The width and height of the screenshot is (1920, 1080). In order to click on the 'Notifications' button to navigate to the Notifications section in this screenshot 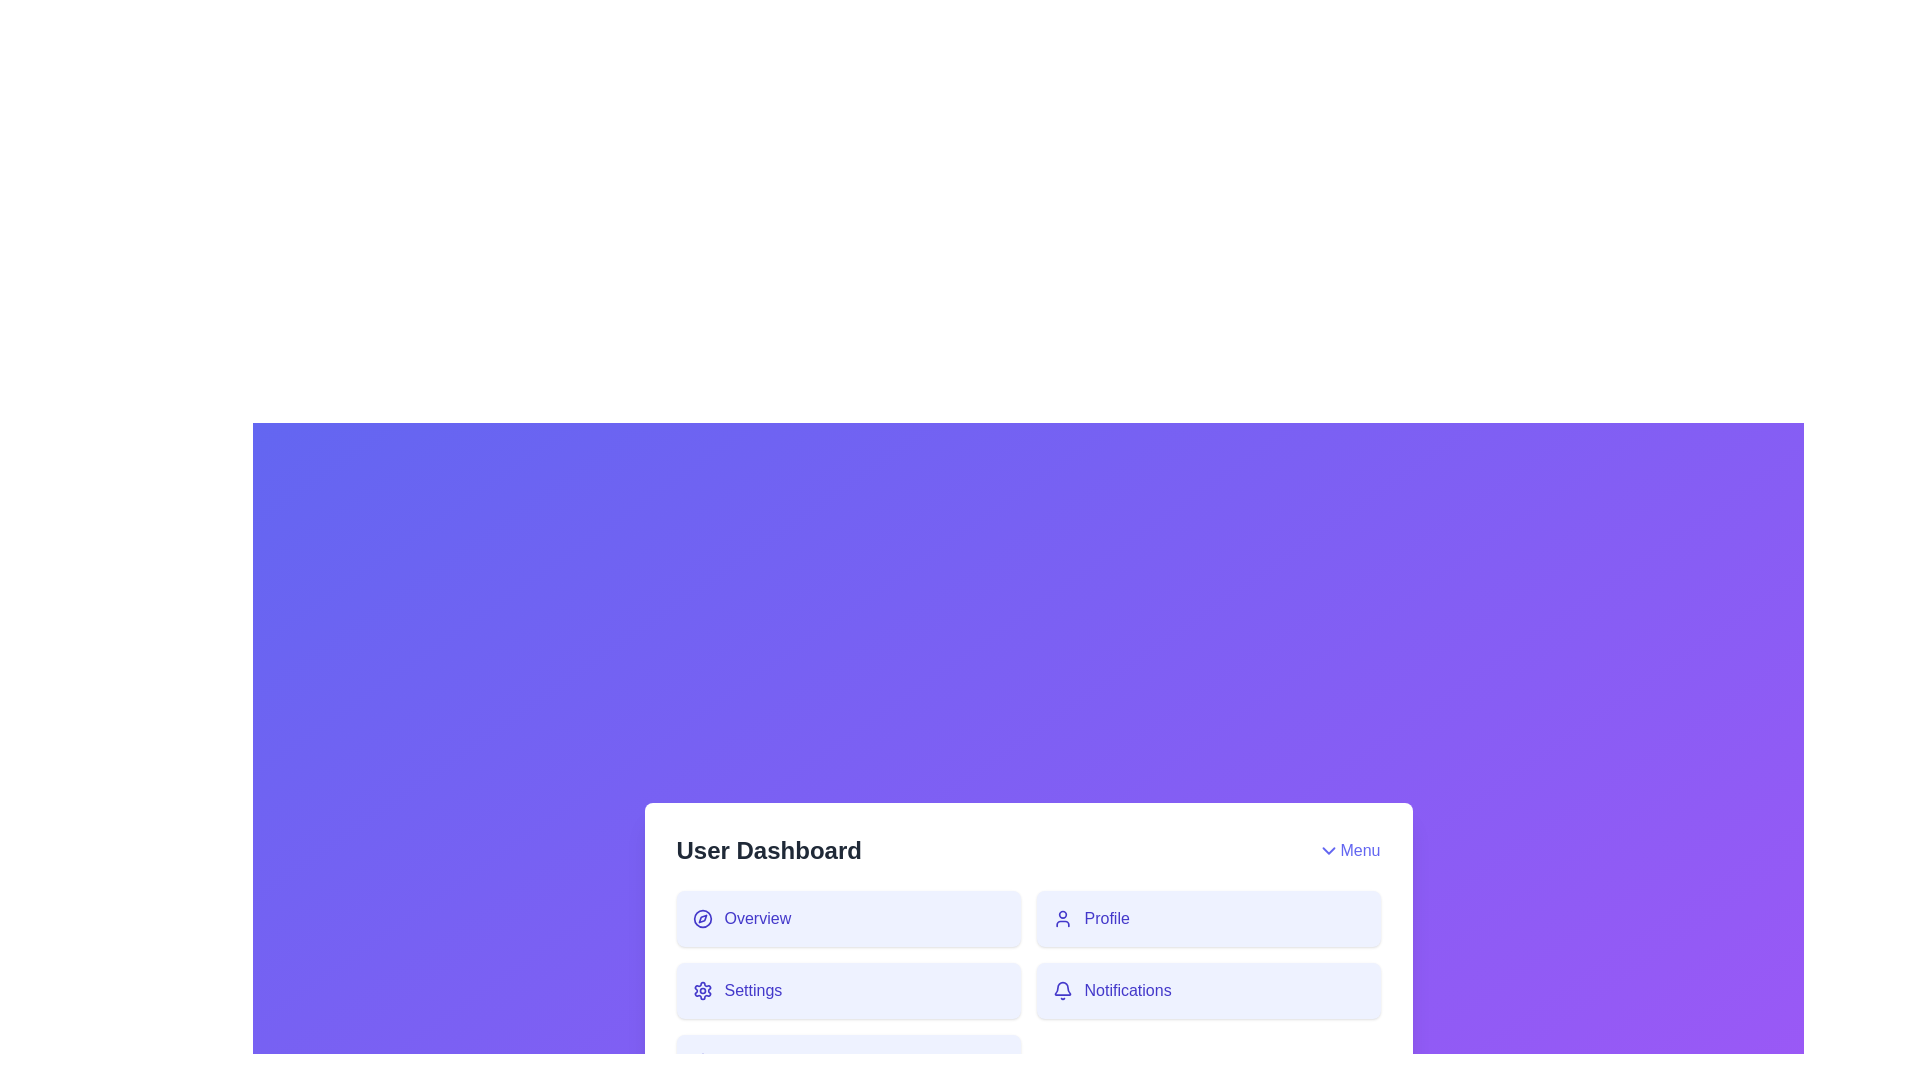, I will do `click(1207, 991)`.